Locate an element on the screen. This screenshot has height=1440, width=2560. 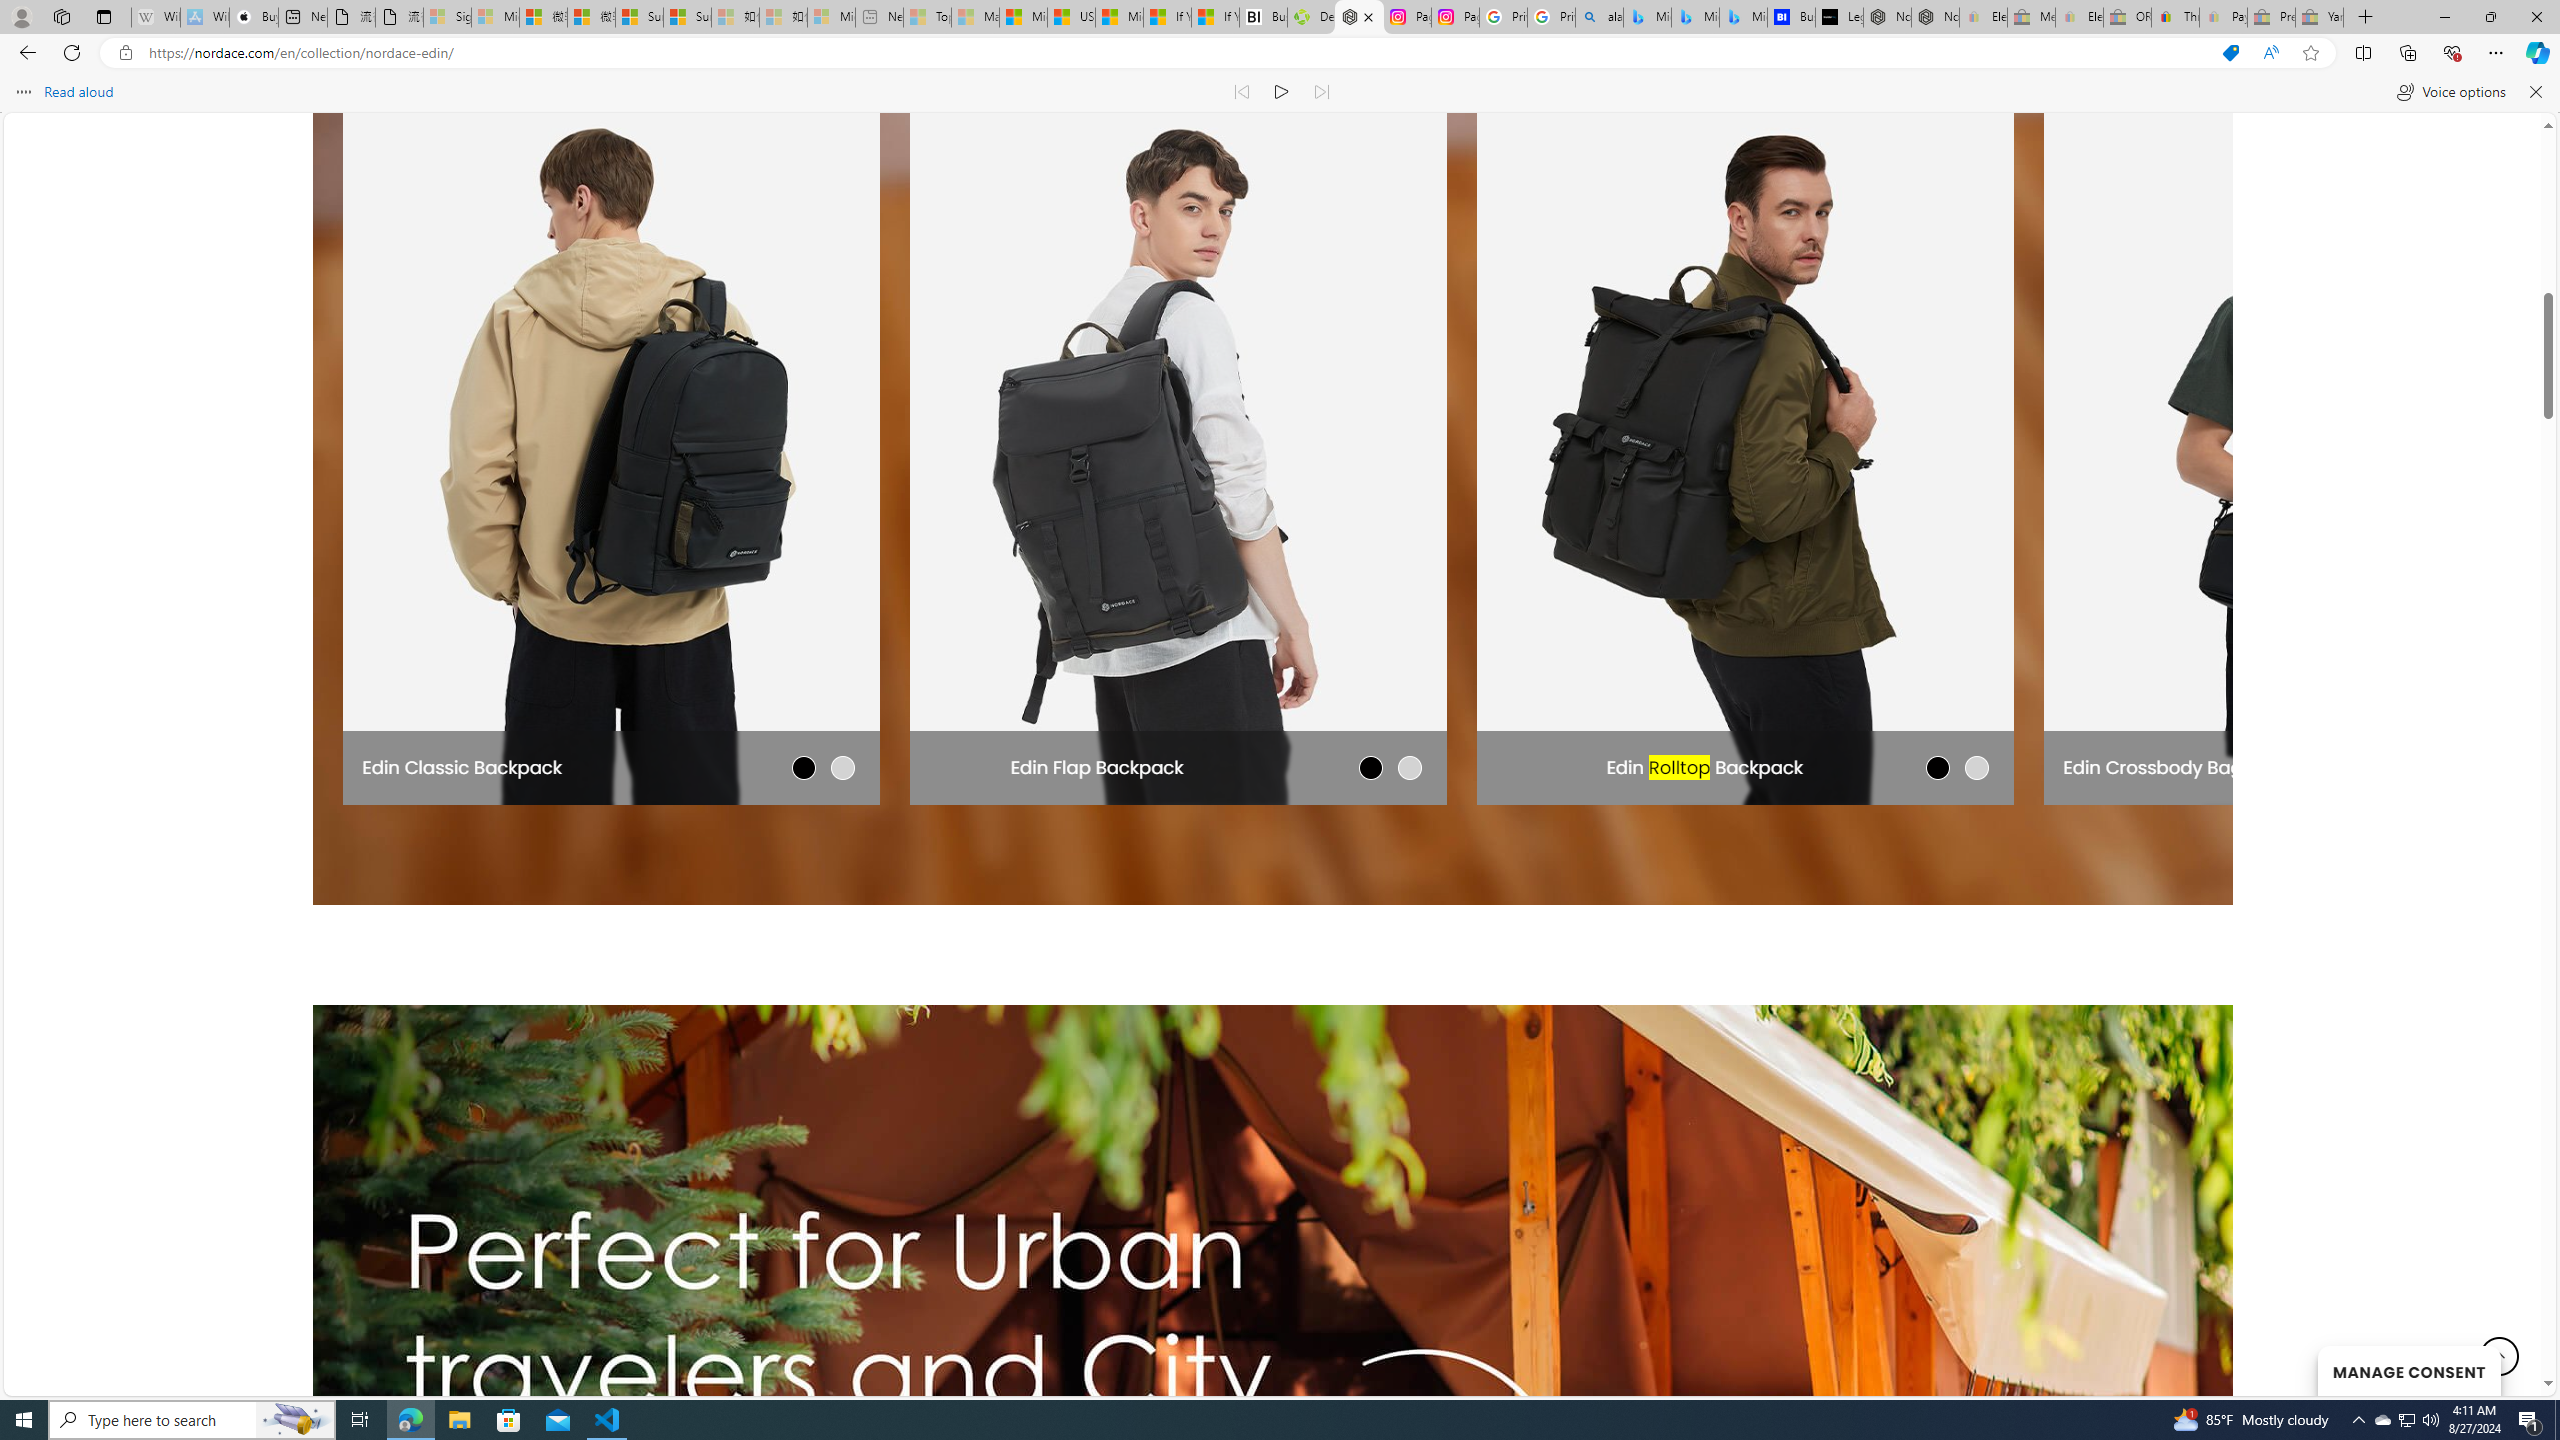
'Restore' is located at coordinates (2490, 16).